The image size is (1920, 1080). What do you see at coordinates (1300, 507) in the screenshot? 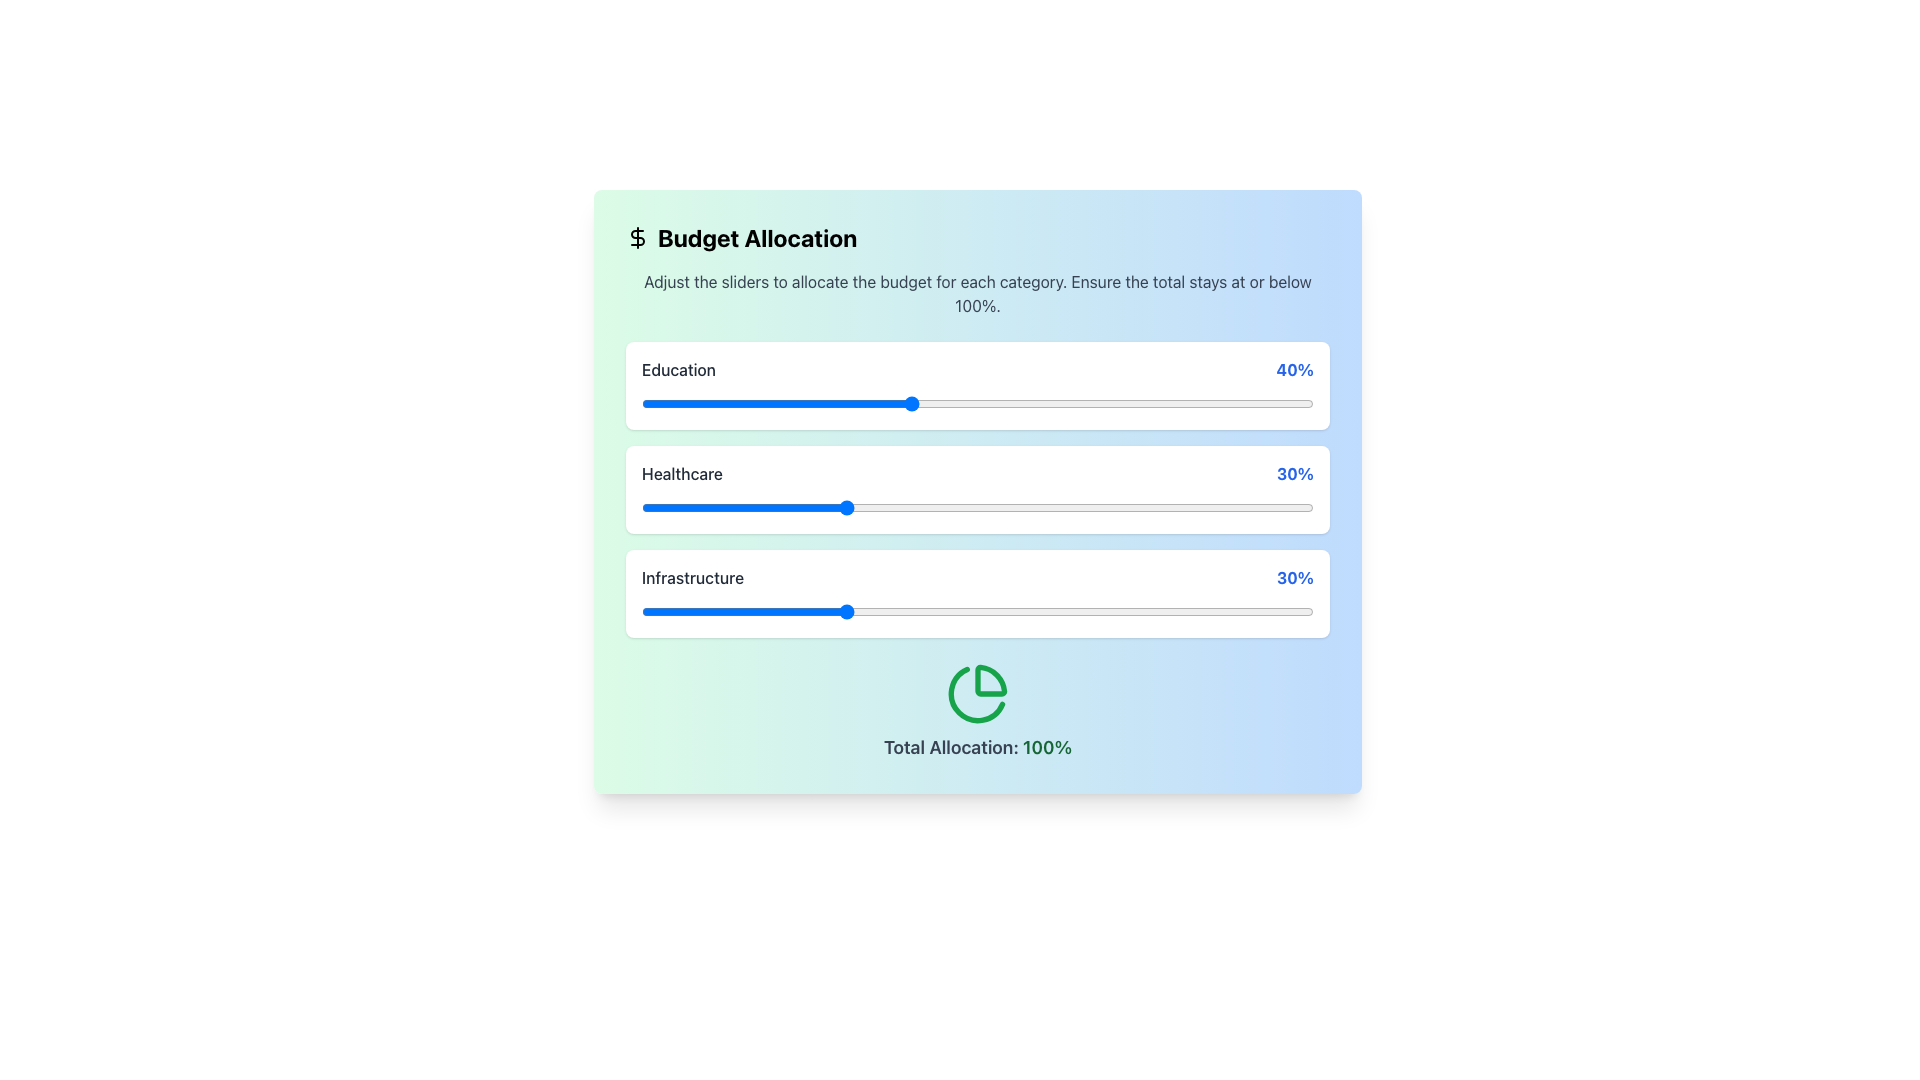
I see `healthcare allocation` at bounding box center [1300, 507].